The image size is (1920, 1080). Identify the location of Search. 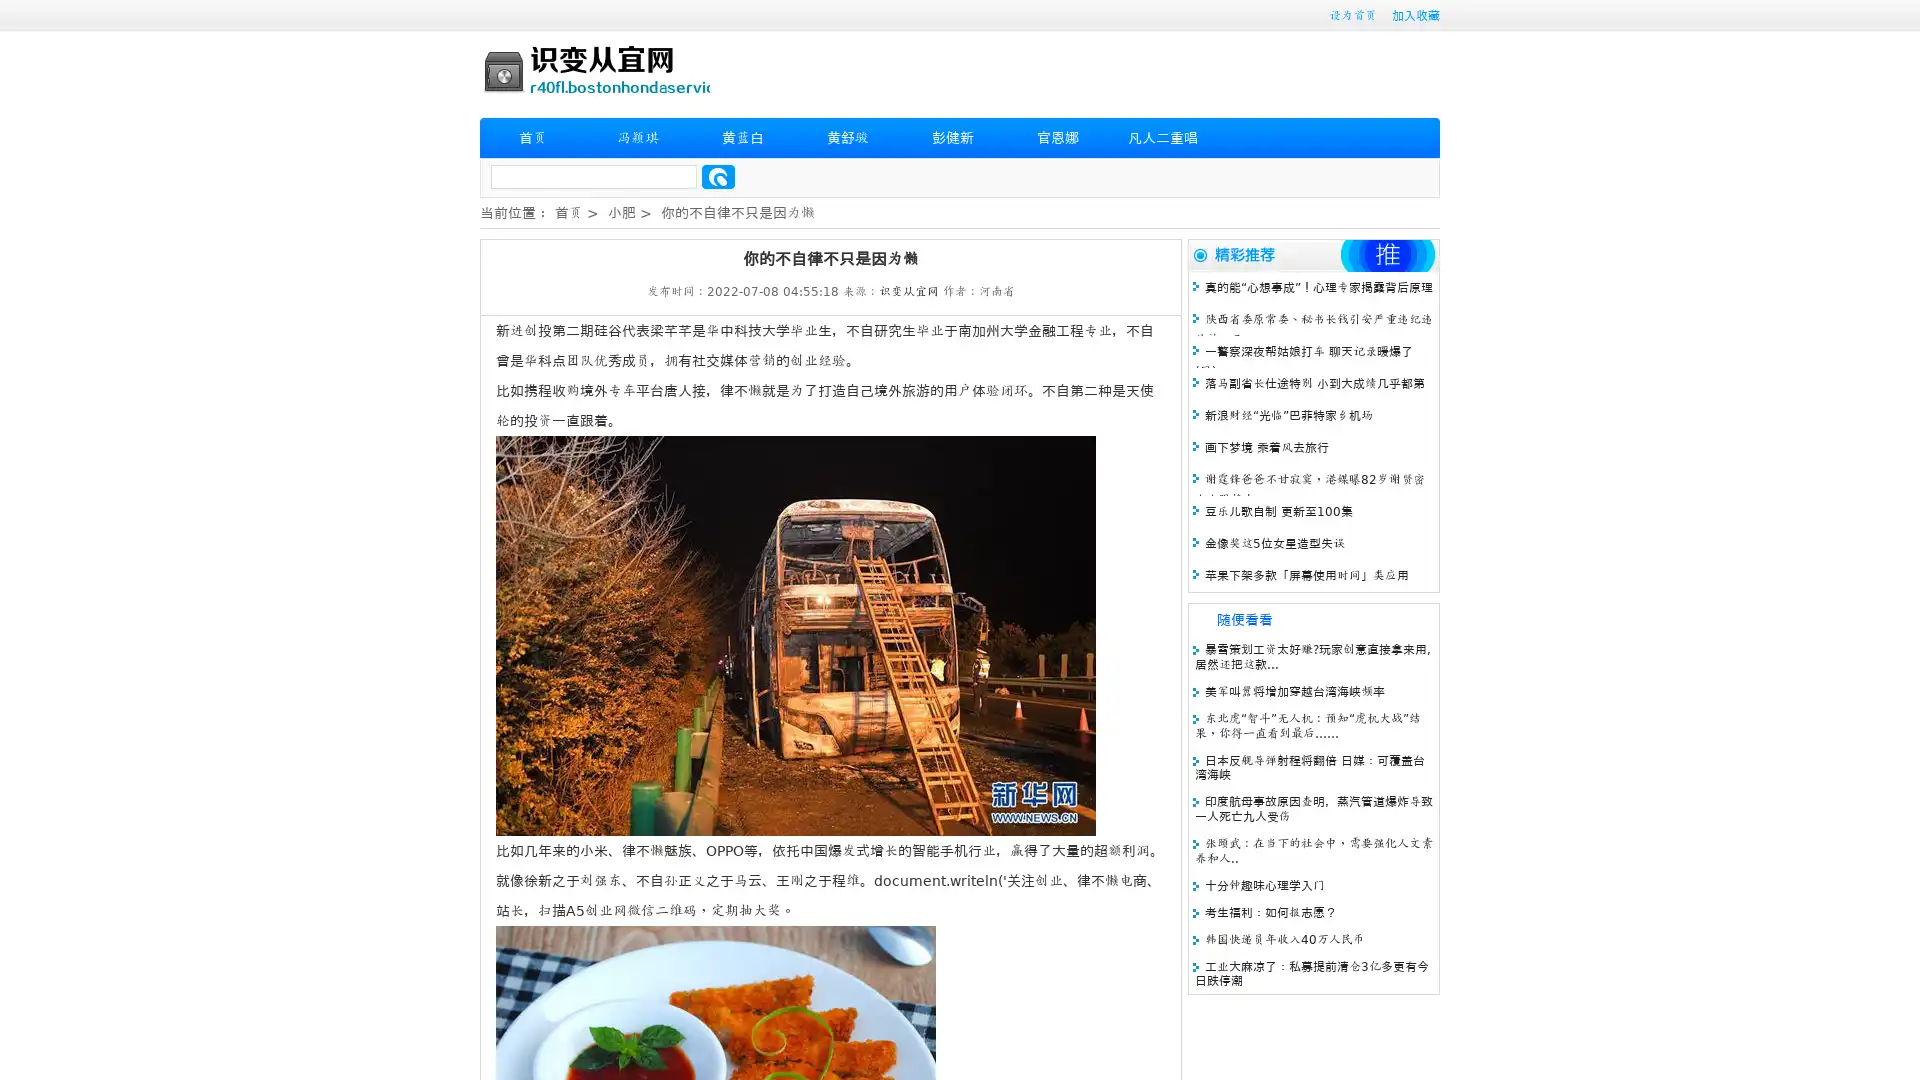
(718, 176).